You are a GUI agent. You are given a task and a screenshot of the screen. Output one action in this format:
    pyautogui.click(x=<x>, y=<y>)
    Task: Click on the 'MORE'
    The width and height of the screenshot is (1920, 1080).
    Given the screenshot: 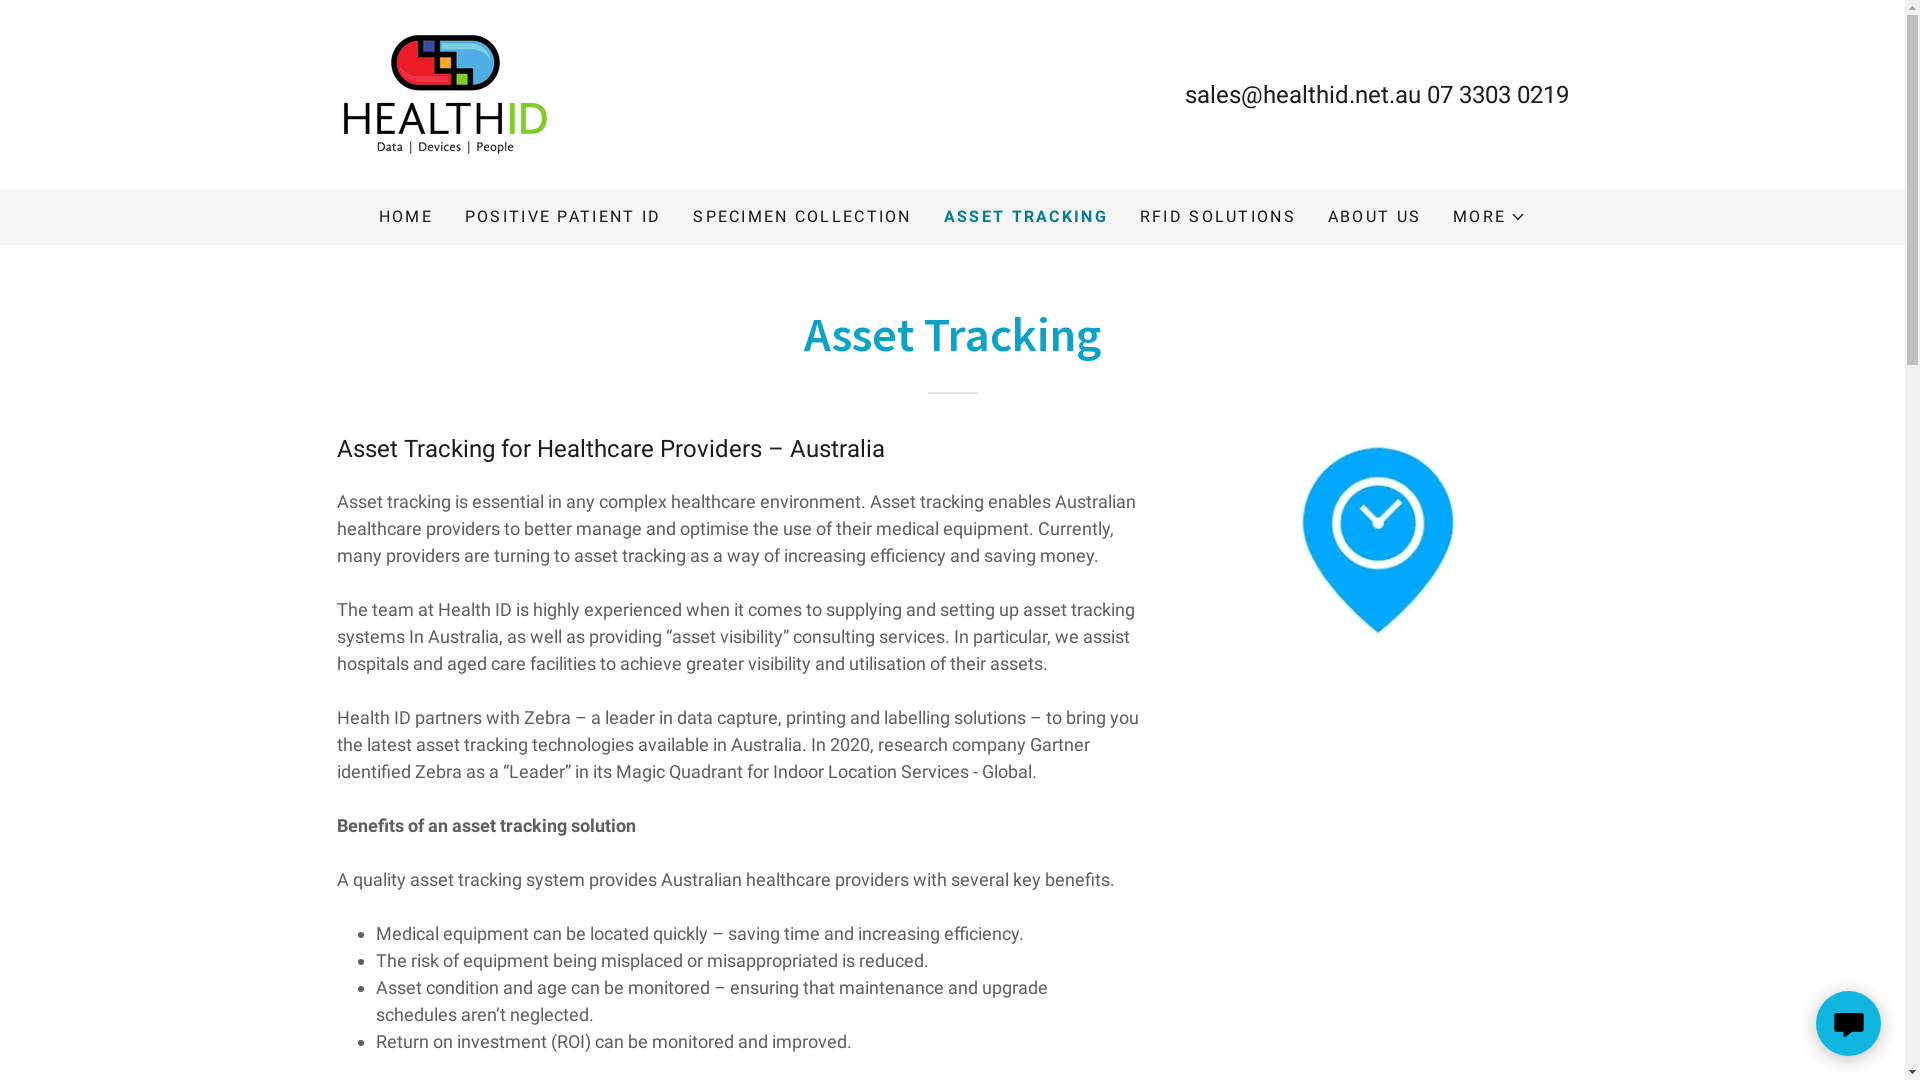 What is the action you would take?
    pyautogui.click(x=1453, y=216)
    